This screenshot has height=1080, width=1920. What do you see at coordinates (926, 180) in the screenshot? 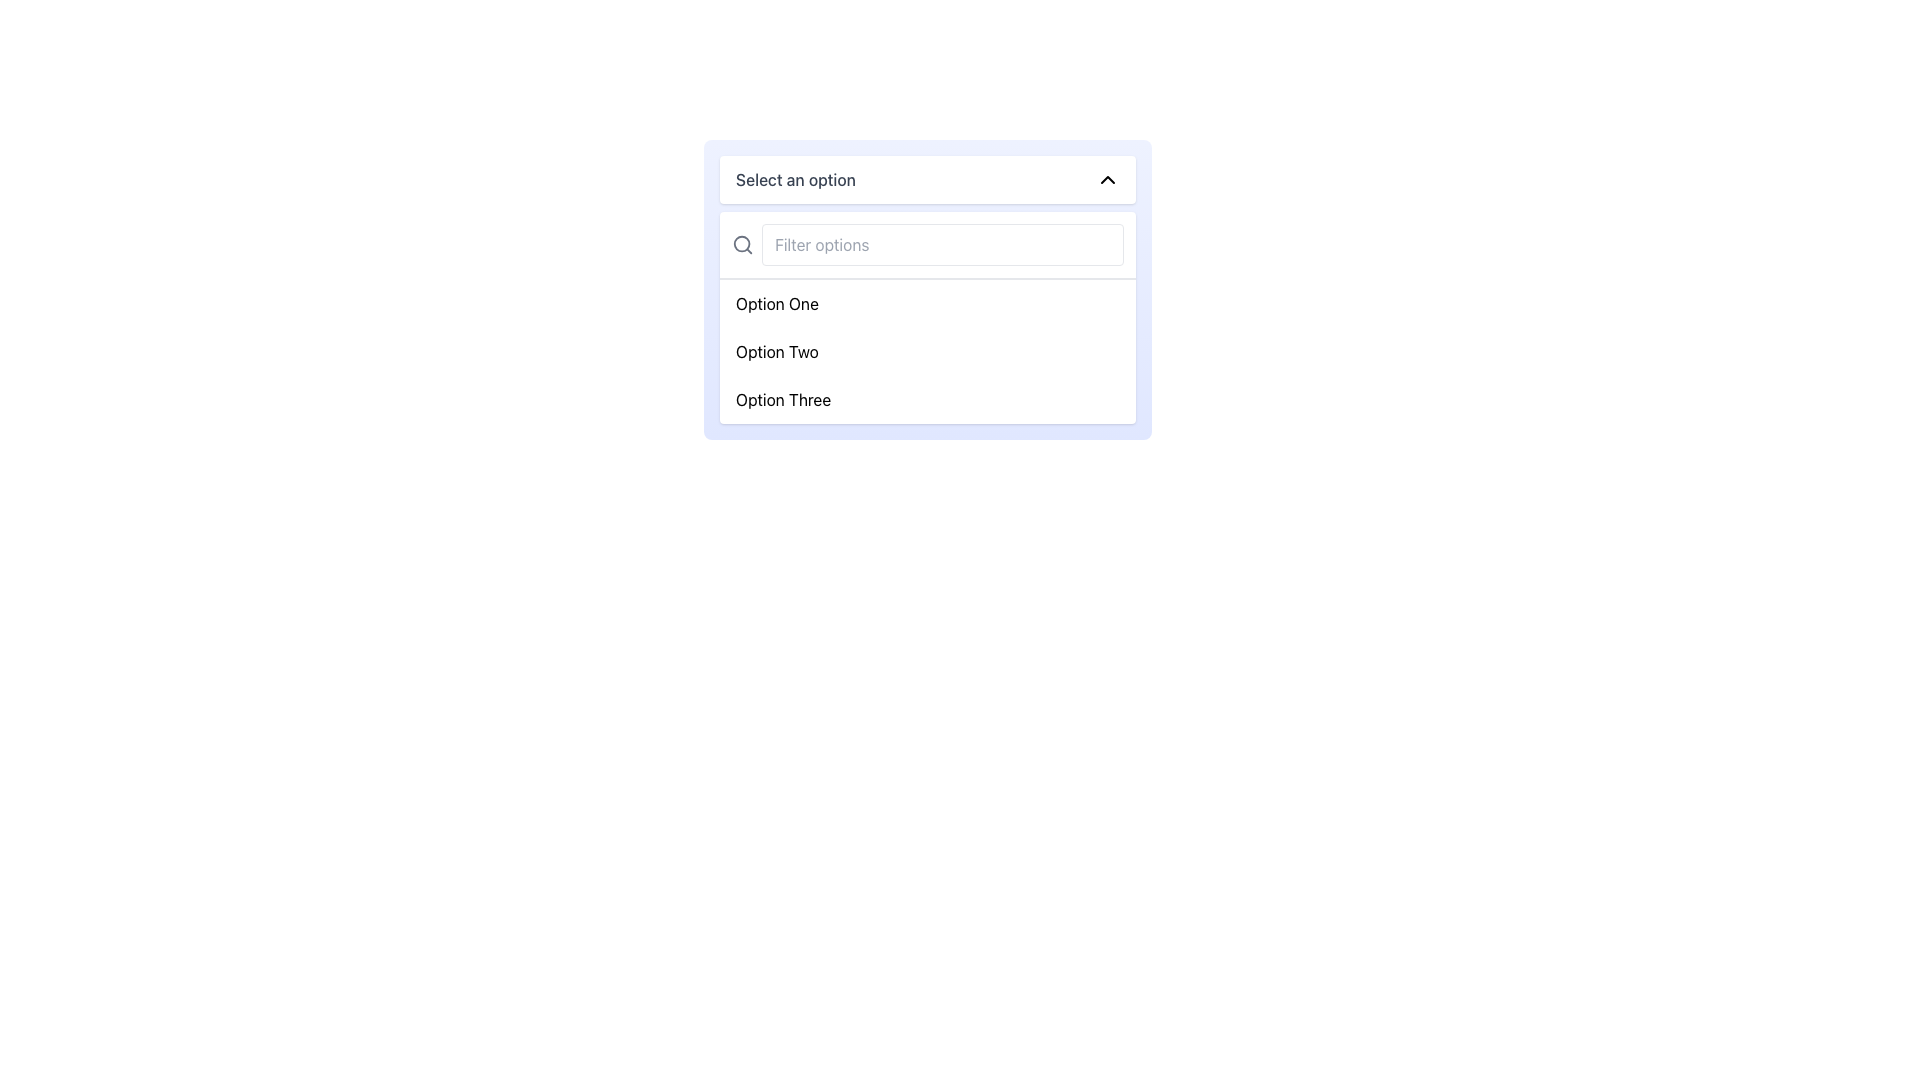
I see `the Dropdown Trigger Button labeled 'Select an option'` at bounding box center [926, 180].